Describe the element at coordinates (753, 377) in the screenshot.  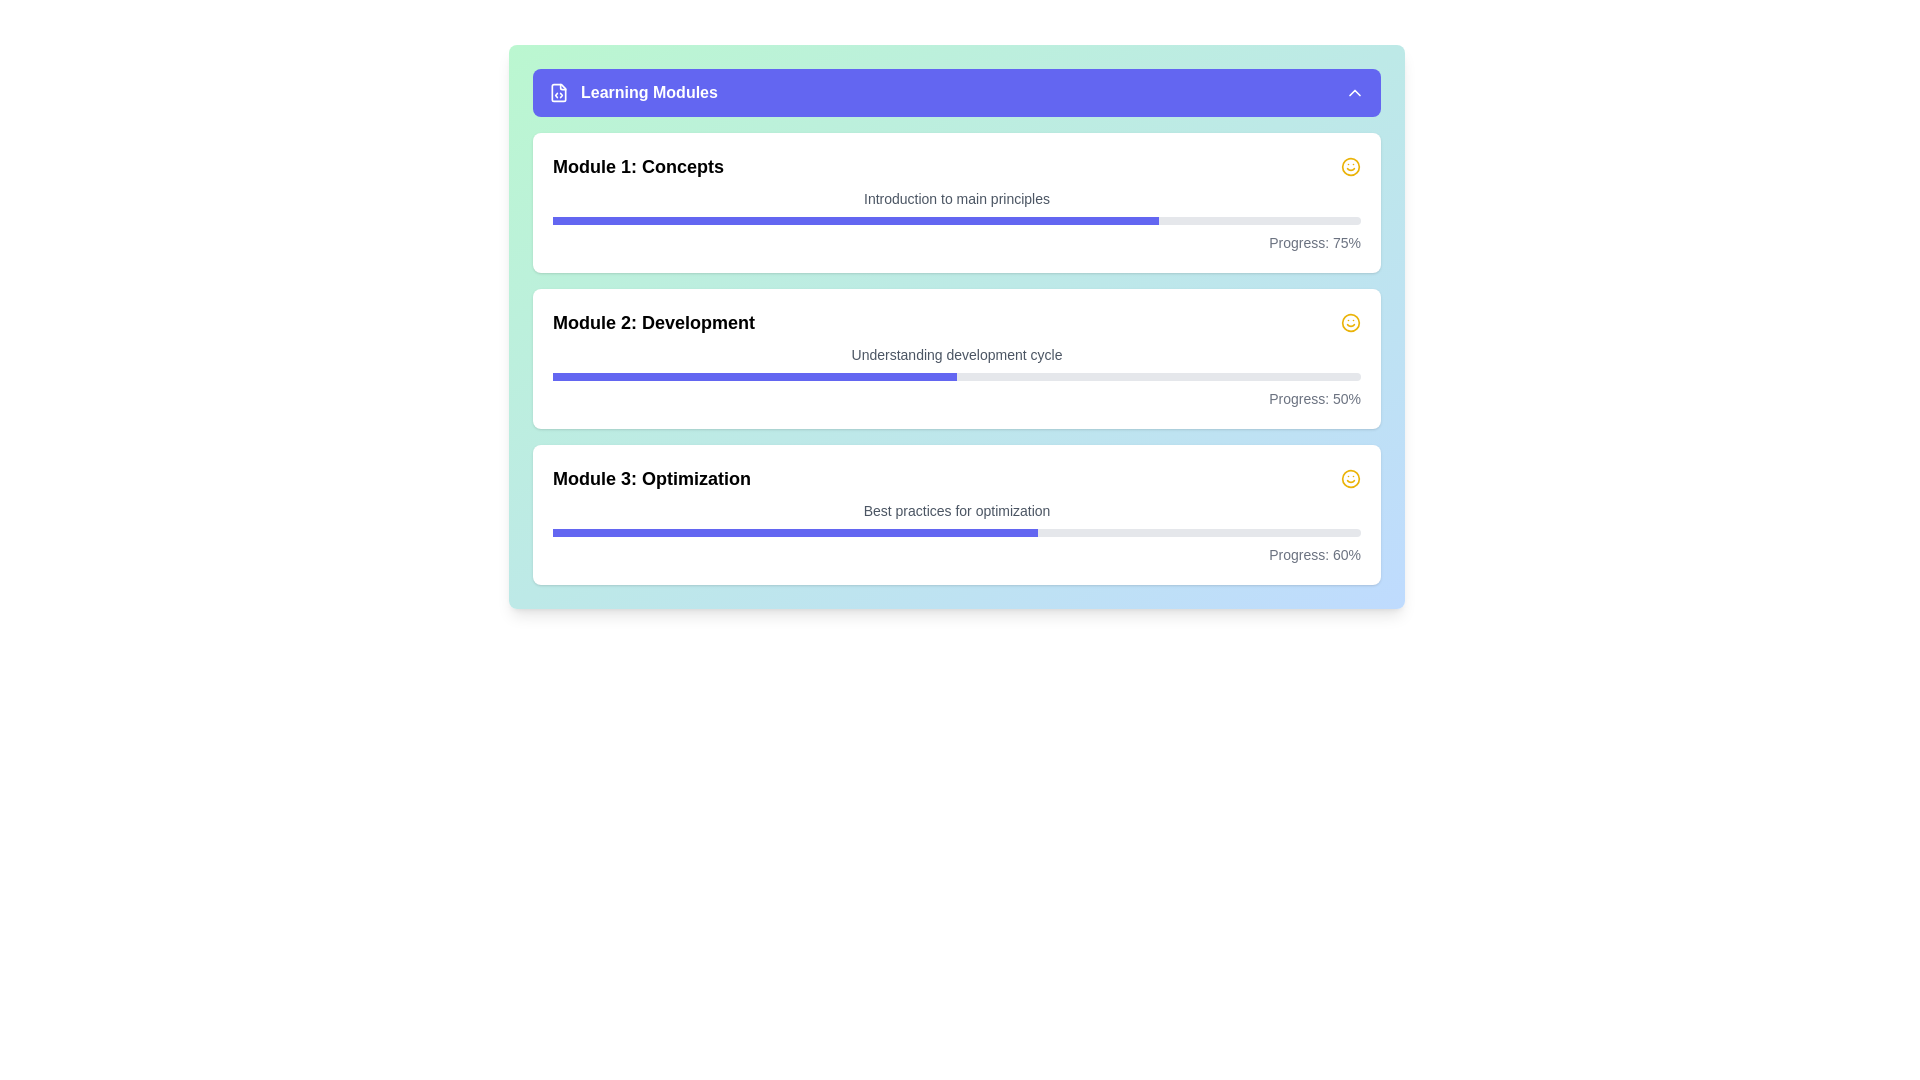
I see `the indigo filled portion of the progress bar indicator, which is part of the second module's progress bar layout and occupies 50% of its width` at that location.